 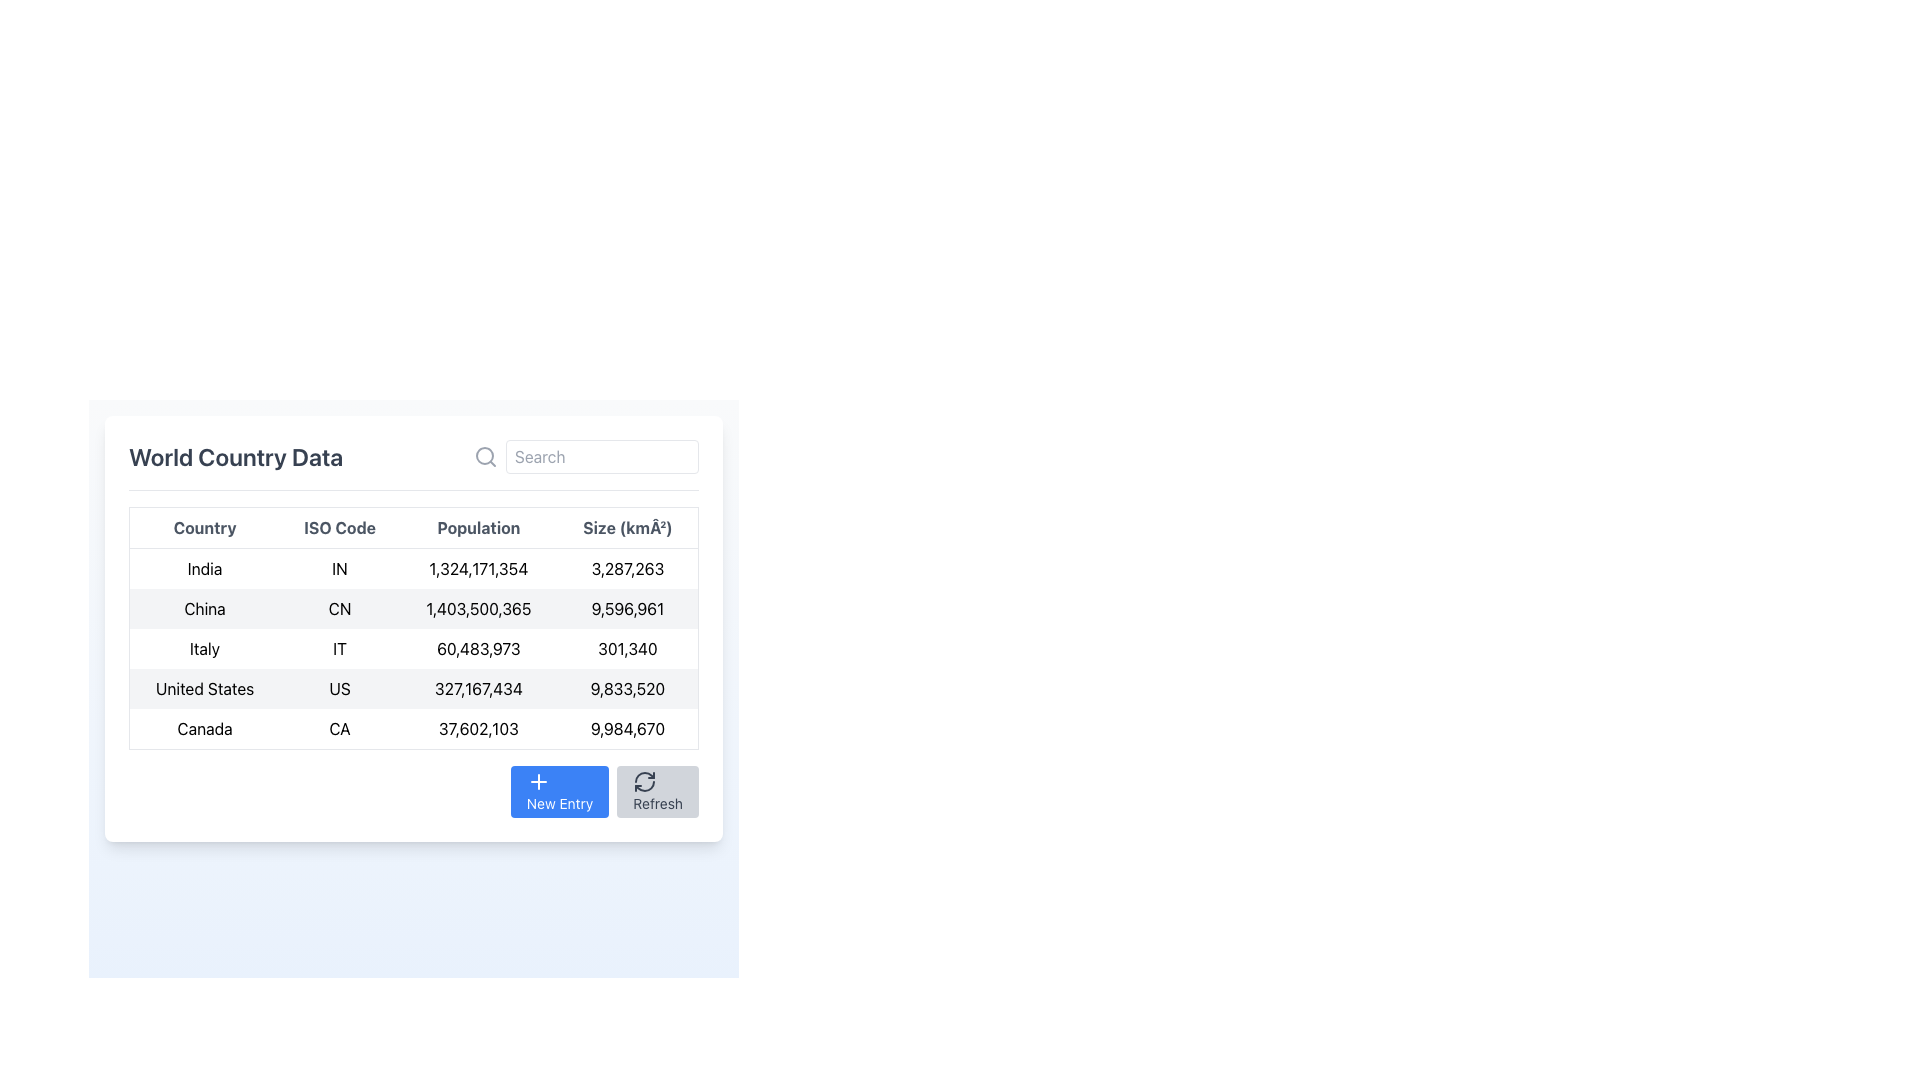 What do you see at coordinates (204, 608) in the screenshot?
I see `the text label displaying 'China' in black font, located in the first cell under the 'Country' column in the second row of the table` at bounding box center [204, 608].